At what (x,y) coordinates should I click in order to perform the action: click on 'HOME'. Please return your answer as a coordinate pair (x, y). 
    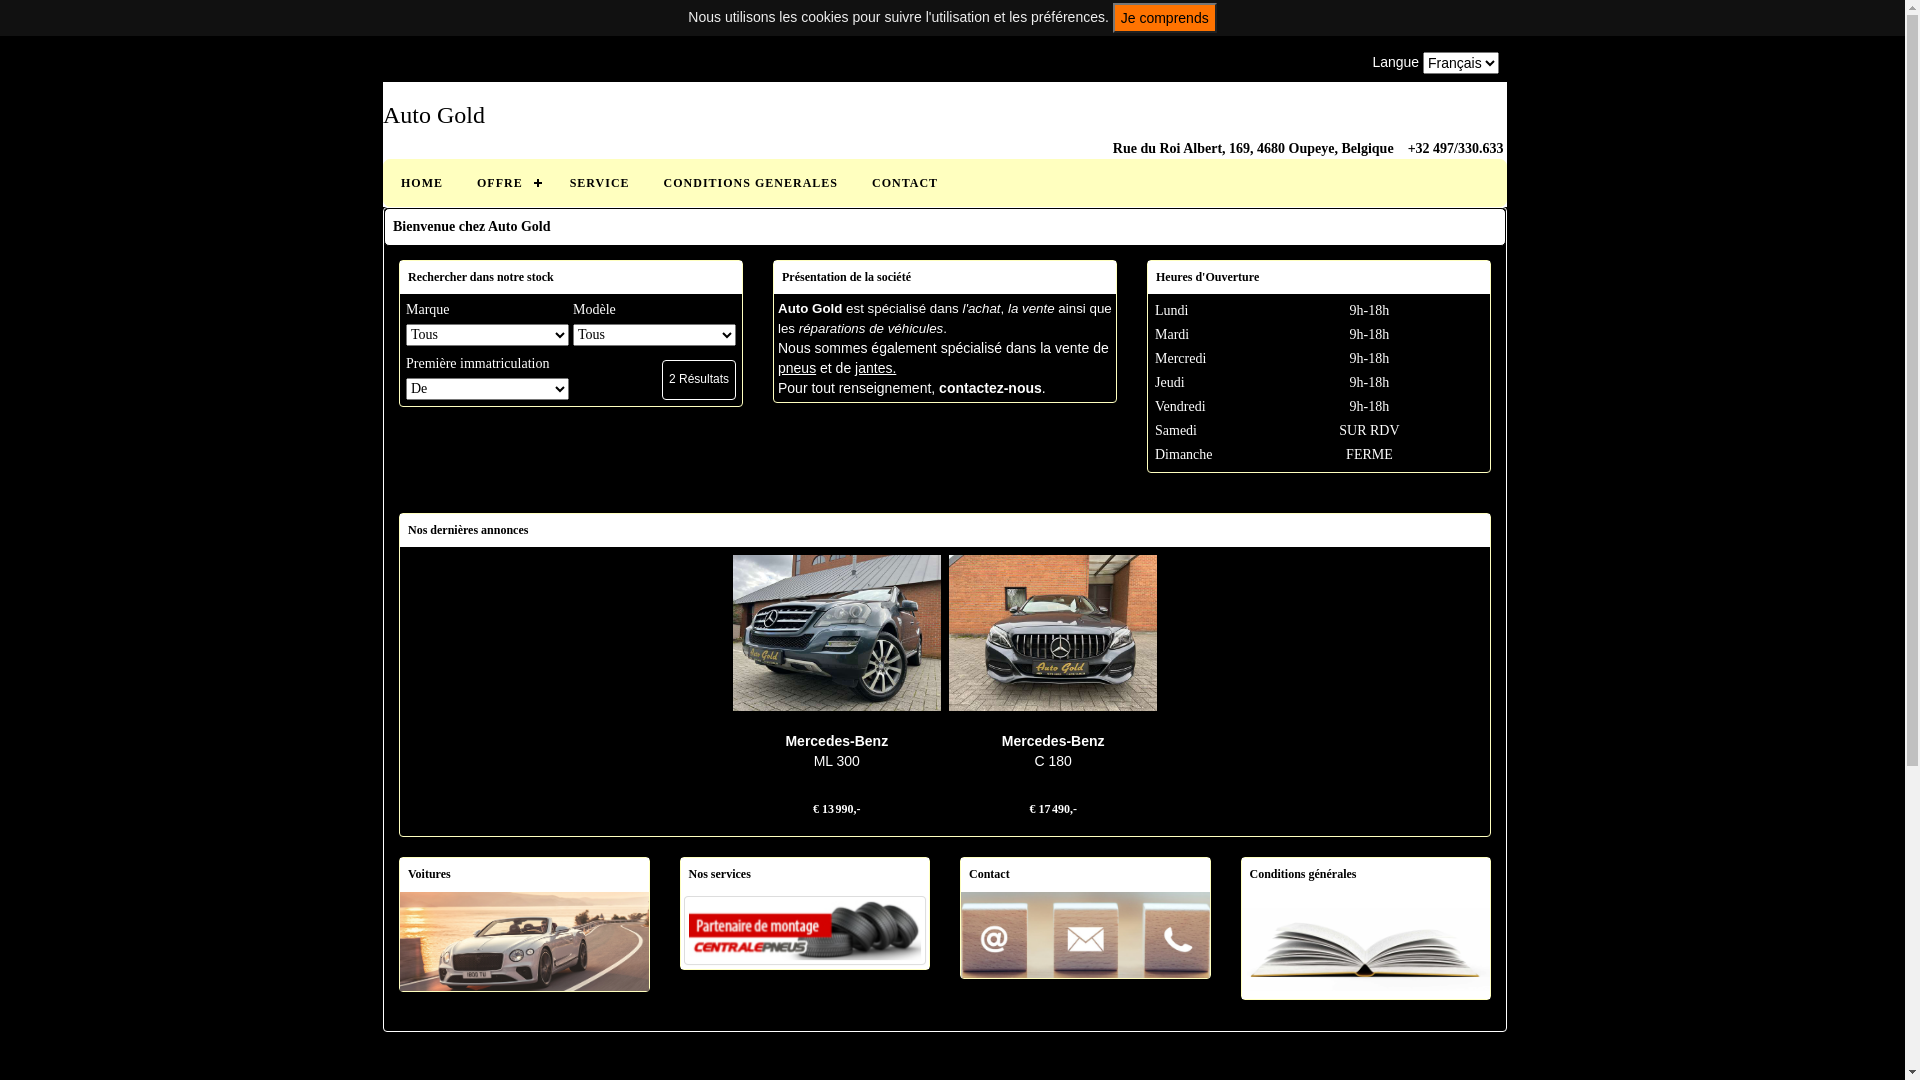
    Looking at the image, I should click on (421, 182).